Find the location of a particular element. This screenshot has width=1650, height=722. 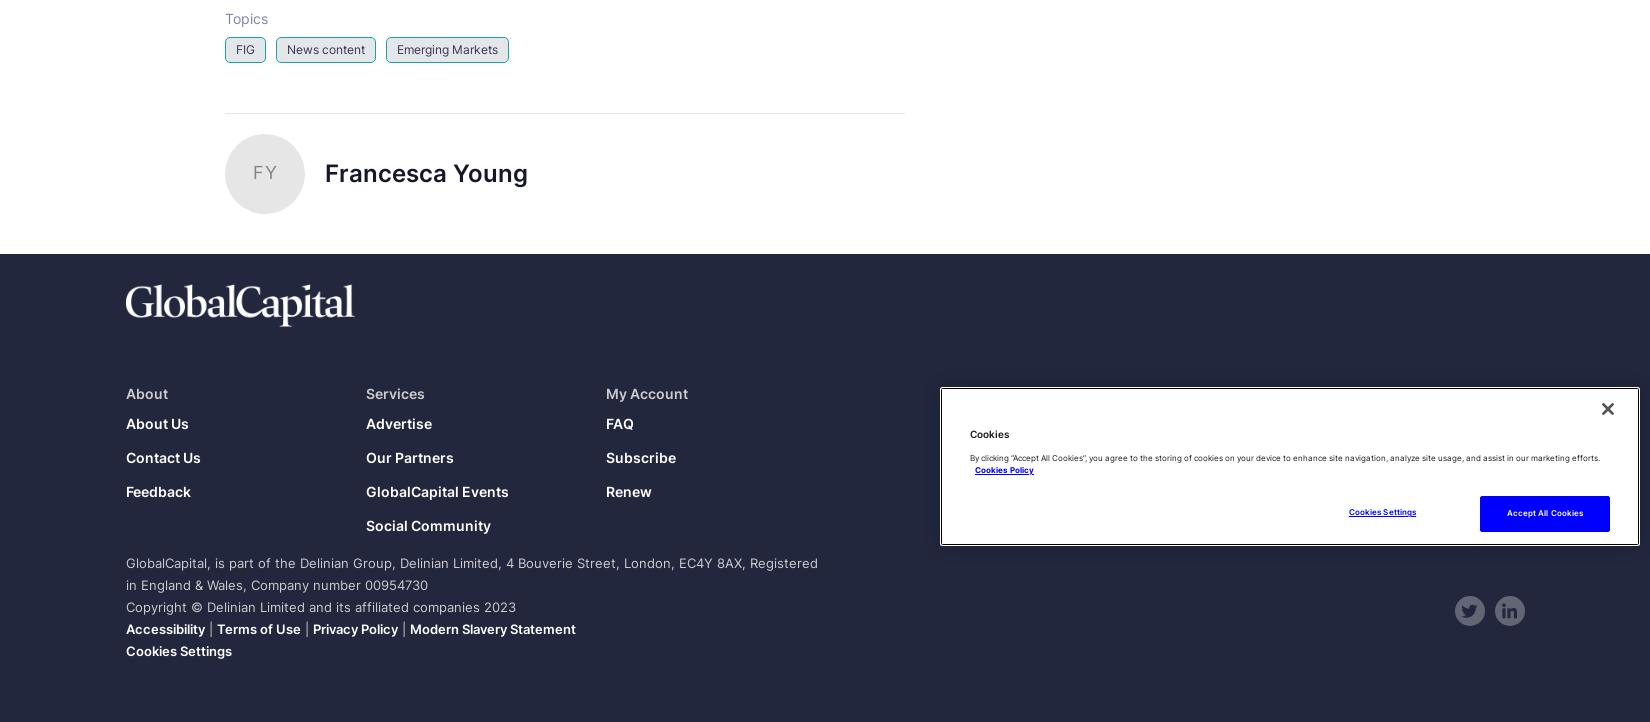

'Terms of Use' is located at coordinates (258, 629).